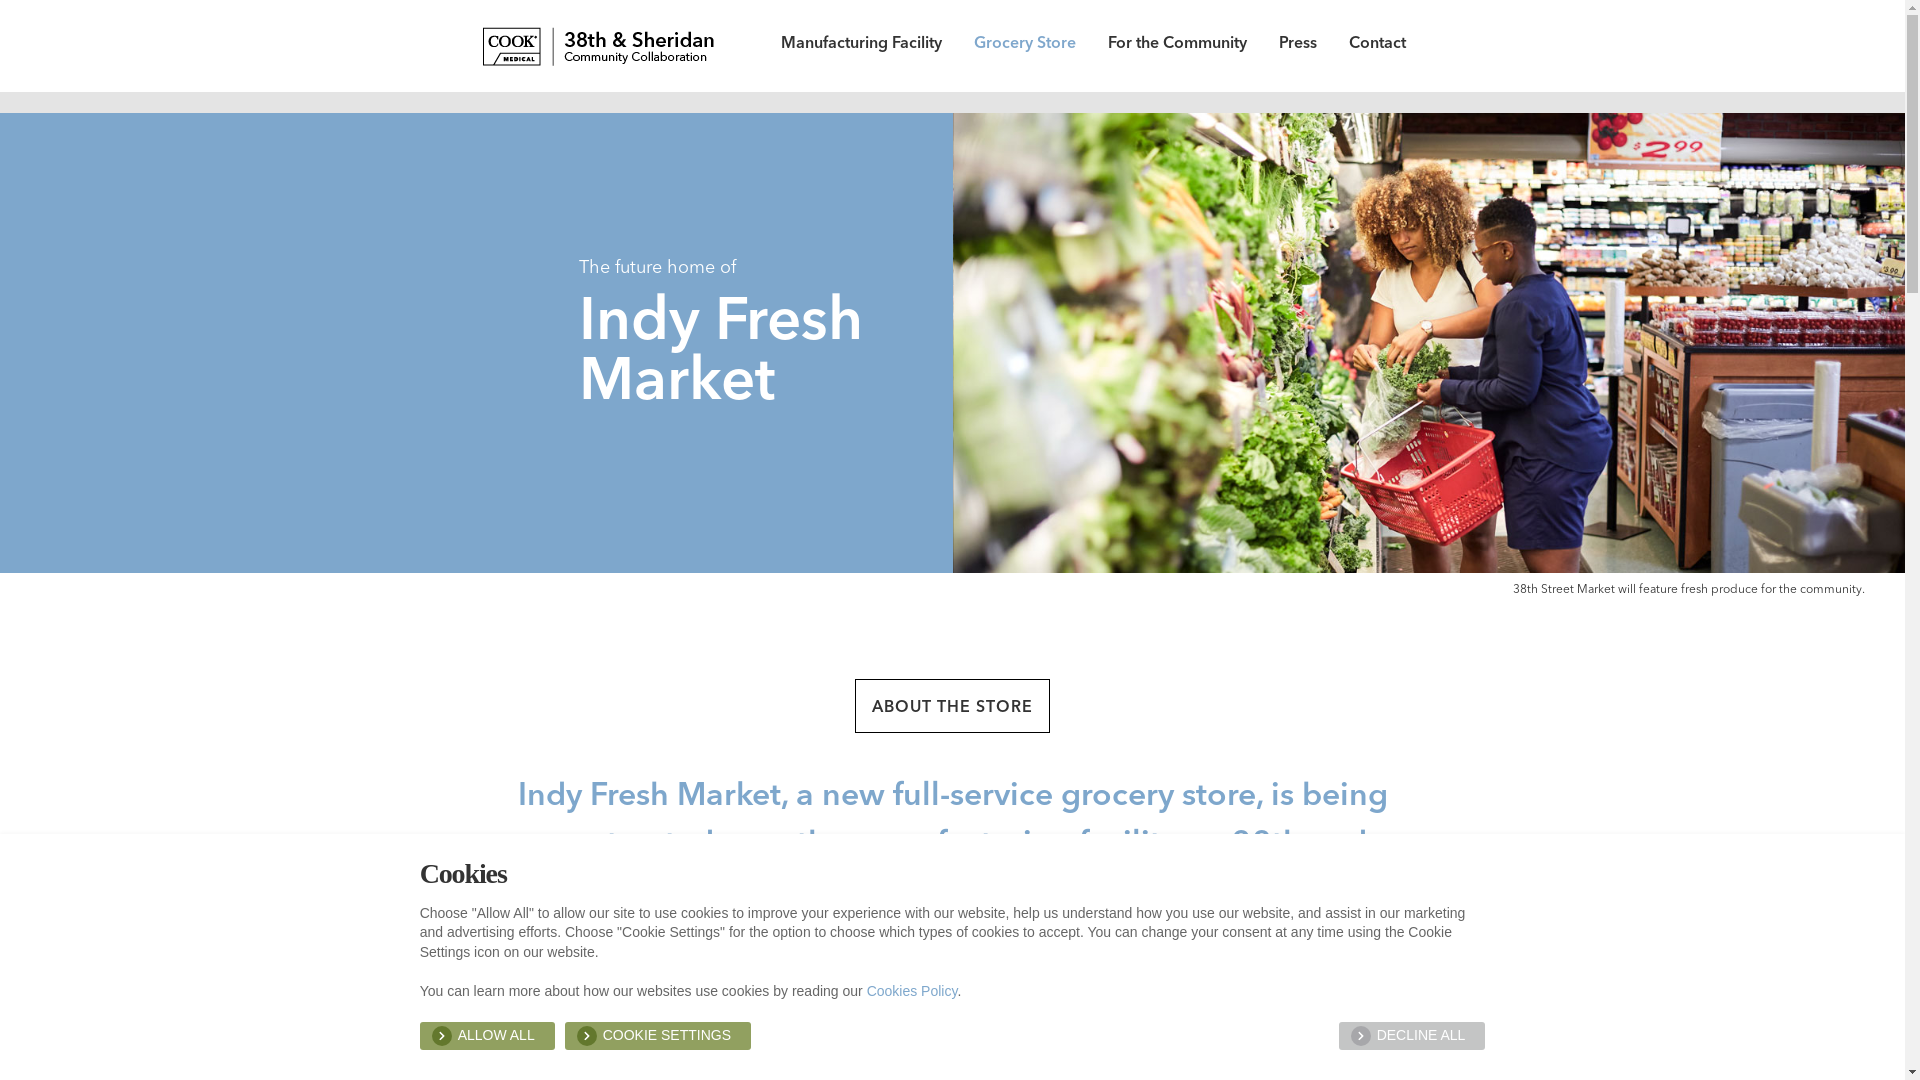 The height and width of the screenshot is (1080, 1920). What do you see at coordinates (1376, 45) in the screenshot?
I see `'Contact'` at bounding box center [1376, 45].